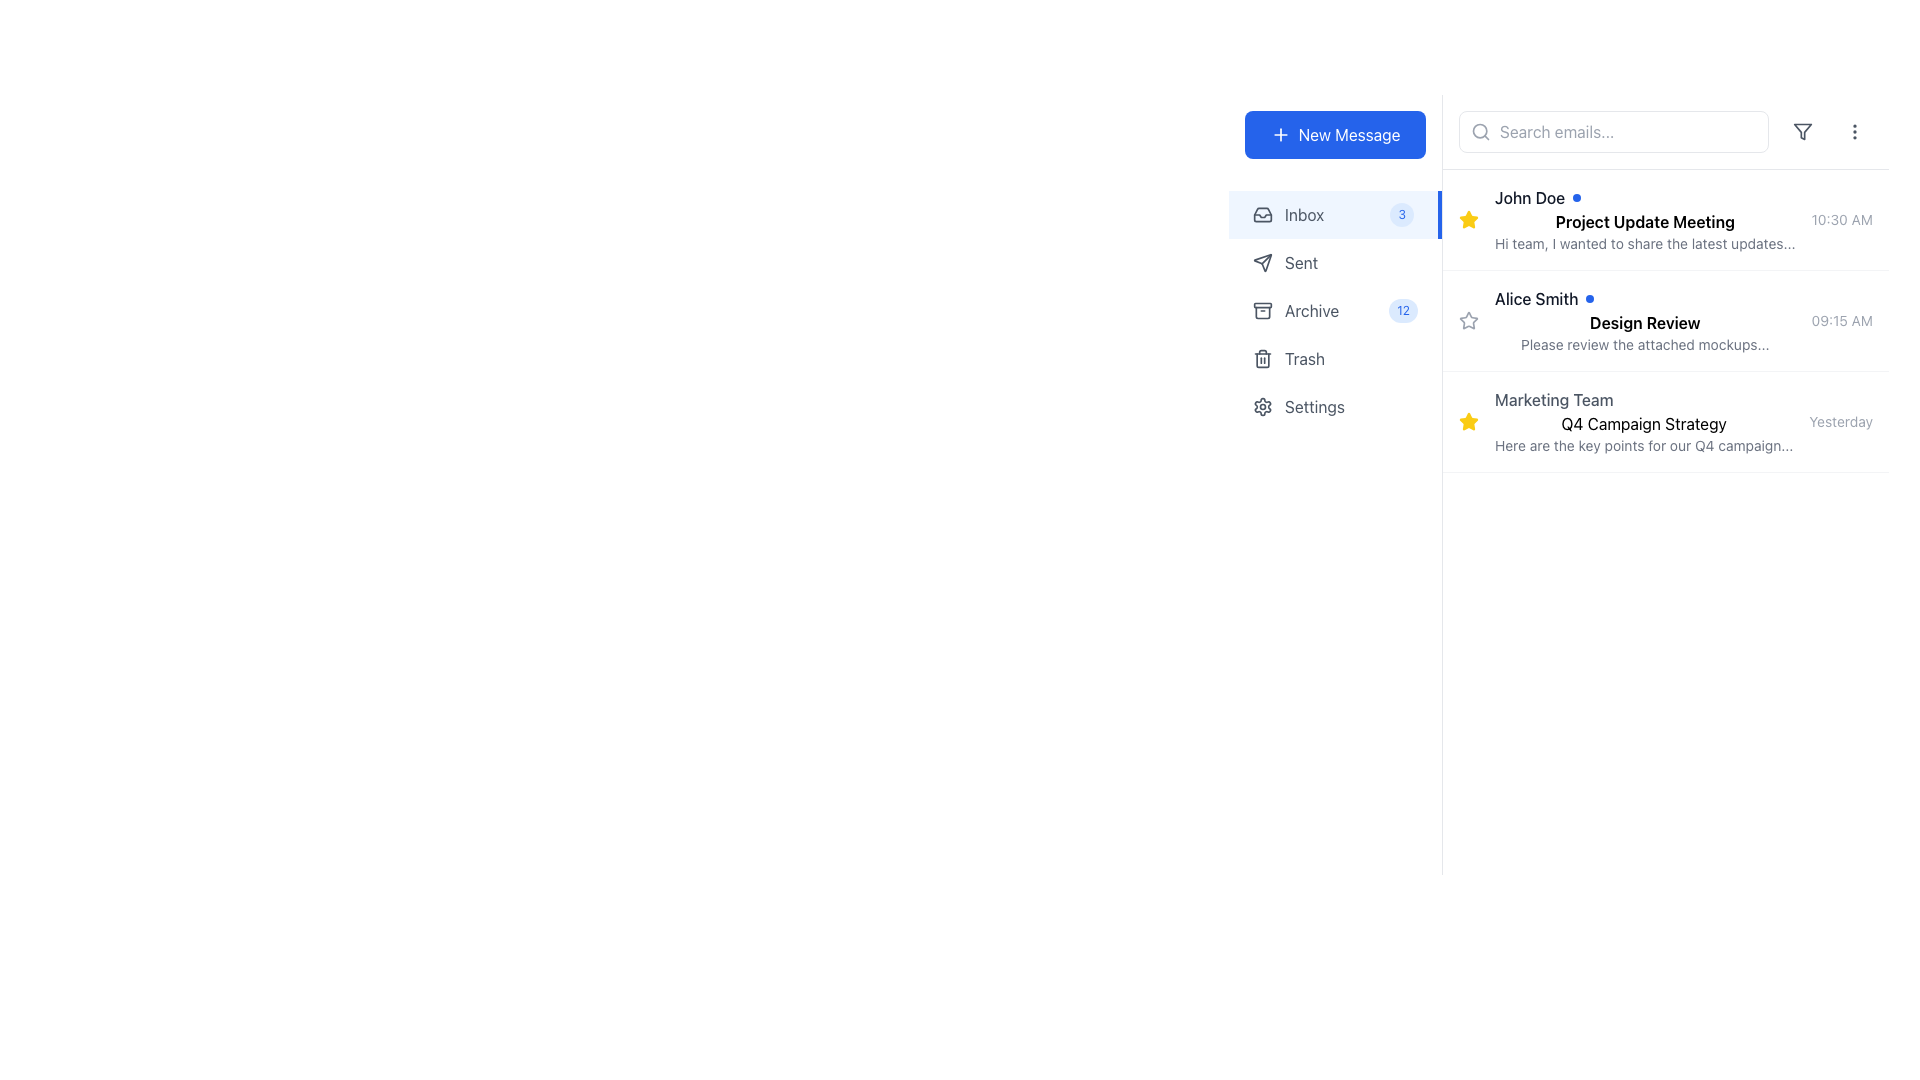  I want to click on the 'Inbox' navigation link in the side menu, so click(1335, 215).